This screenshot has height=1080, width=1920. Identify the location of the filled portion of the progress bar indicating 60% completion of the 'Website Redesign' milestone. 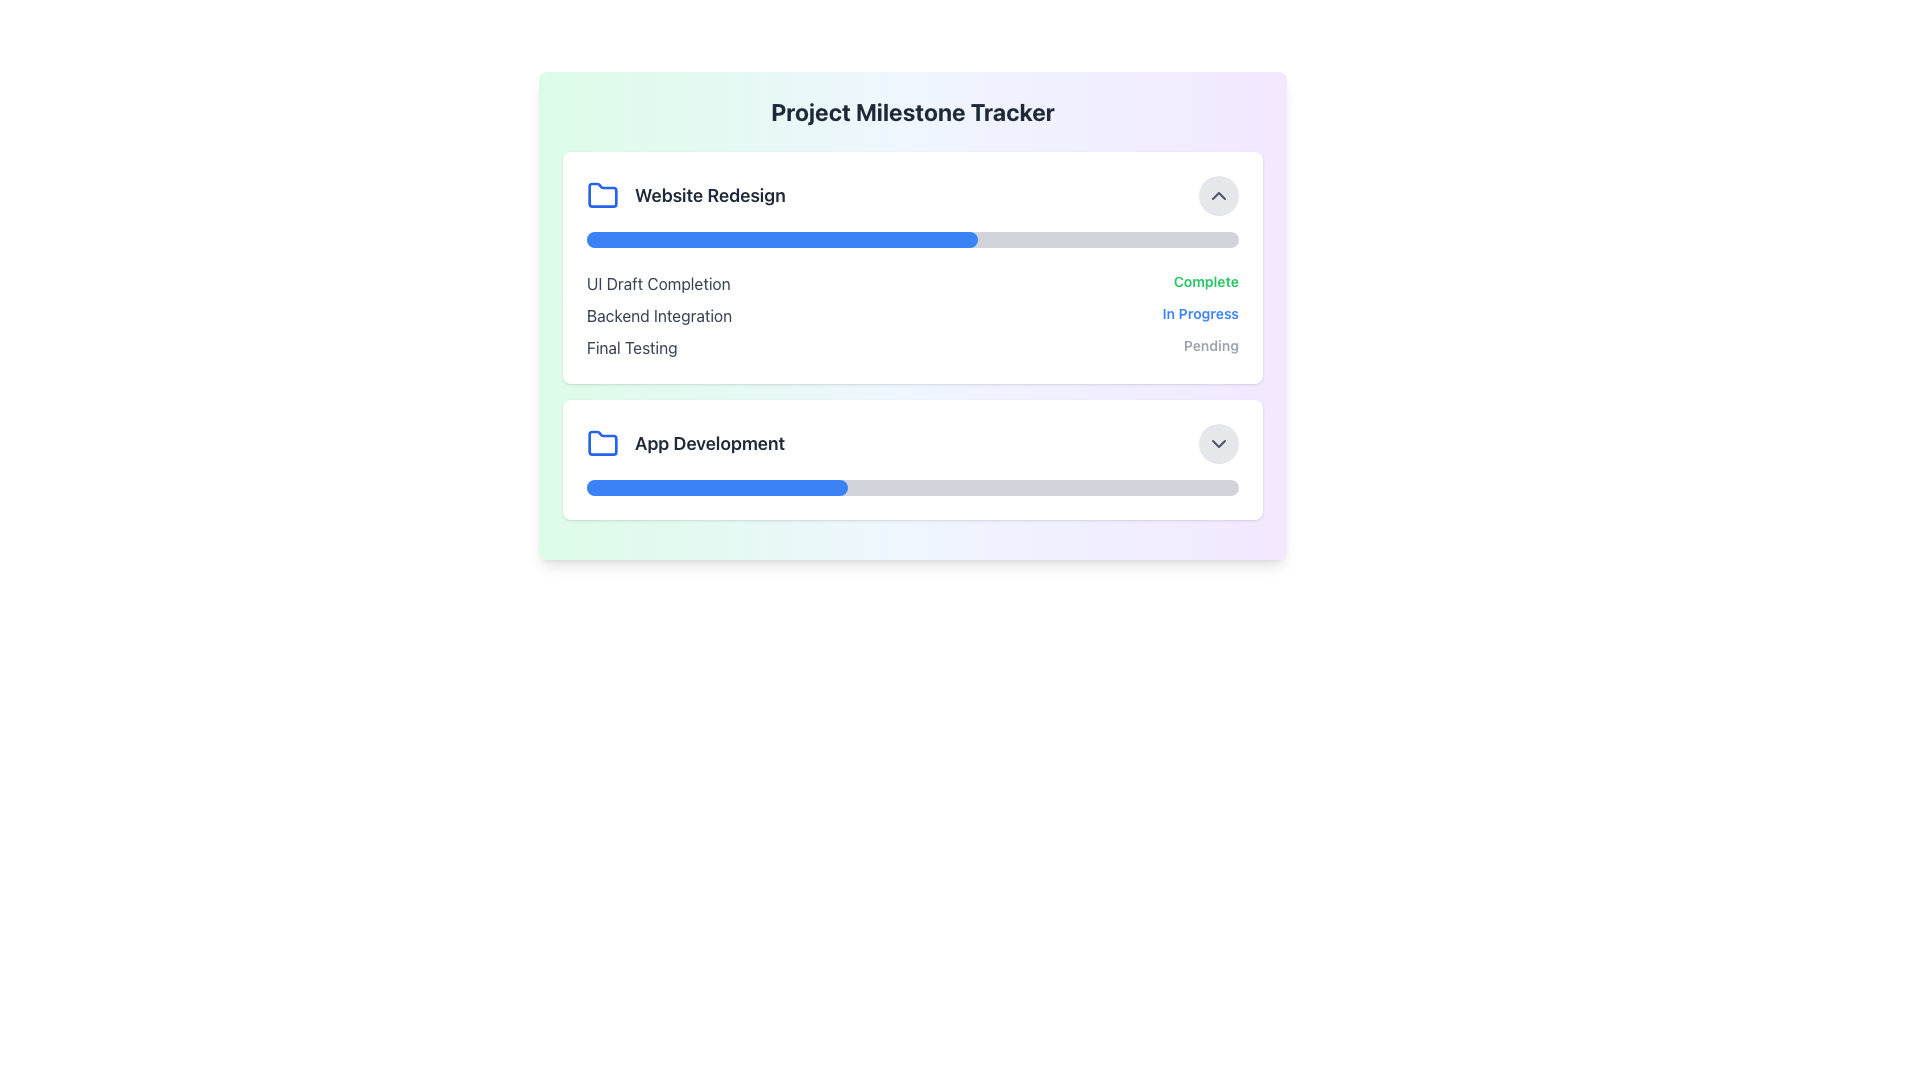
(781, 238).